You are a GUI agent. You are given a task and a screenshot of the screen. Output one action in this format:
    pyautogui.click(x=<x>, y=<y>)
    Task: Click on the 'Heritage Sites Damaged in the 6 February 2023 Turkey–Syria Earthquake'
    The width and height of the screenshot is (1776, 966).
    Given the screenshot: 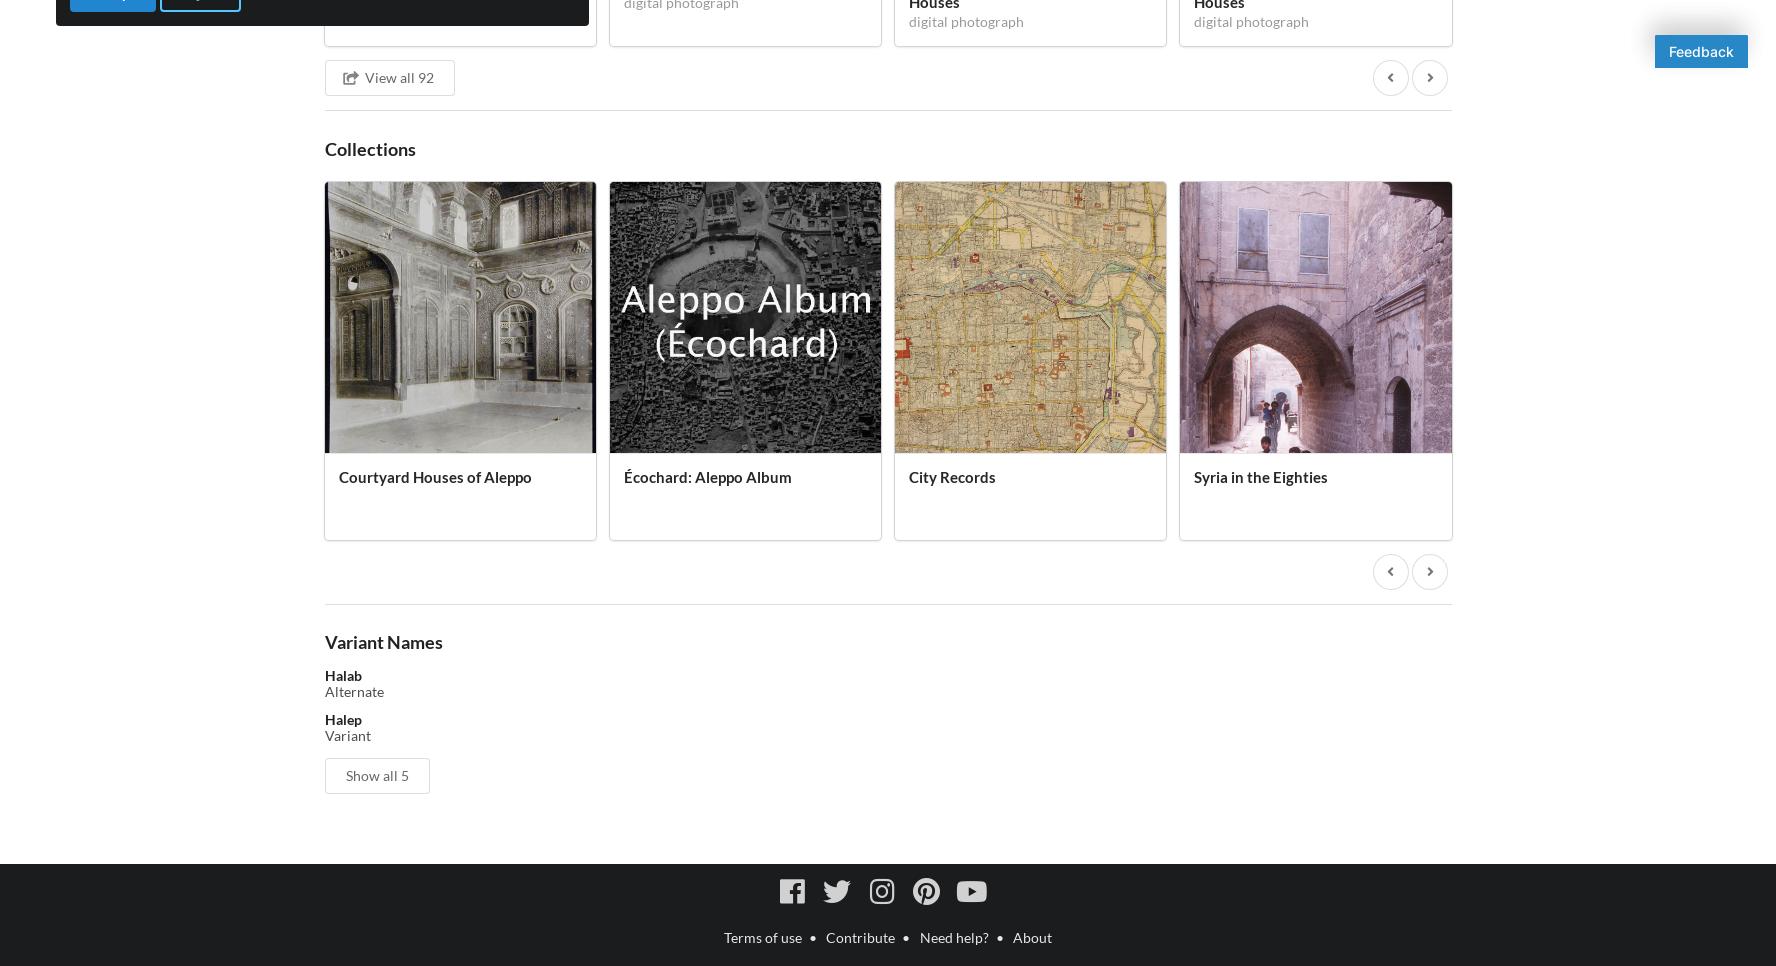 What is the action you would take?
    pyautogui.click(x=1587, y=495)
    